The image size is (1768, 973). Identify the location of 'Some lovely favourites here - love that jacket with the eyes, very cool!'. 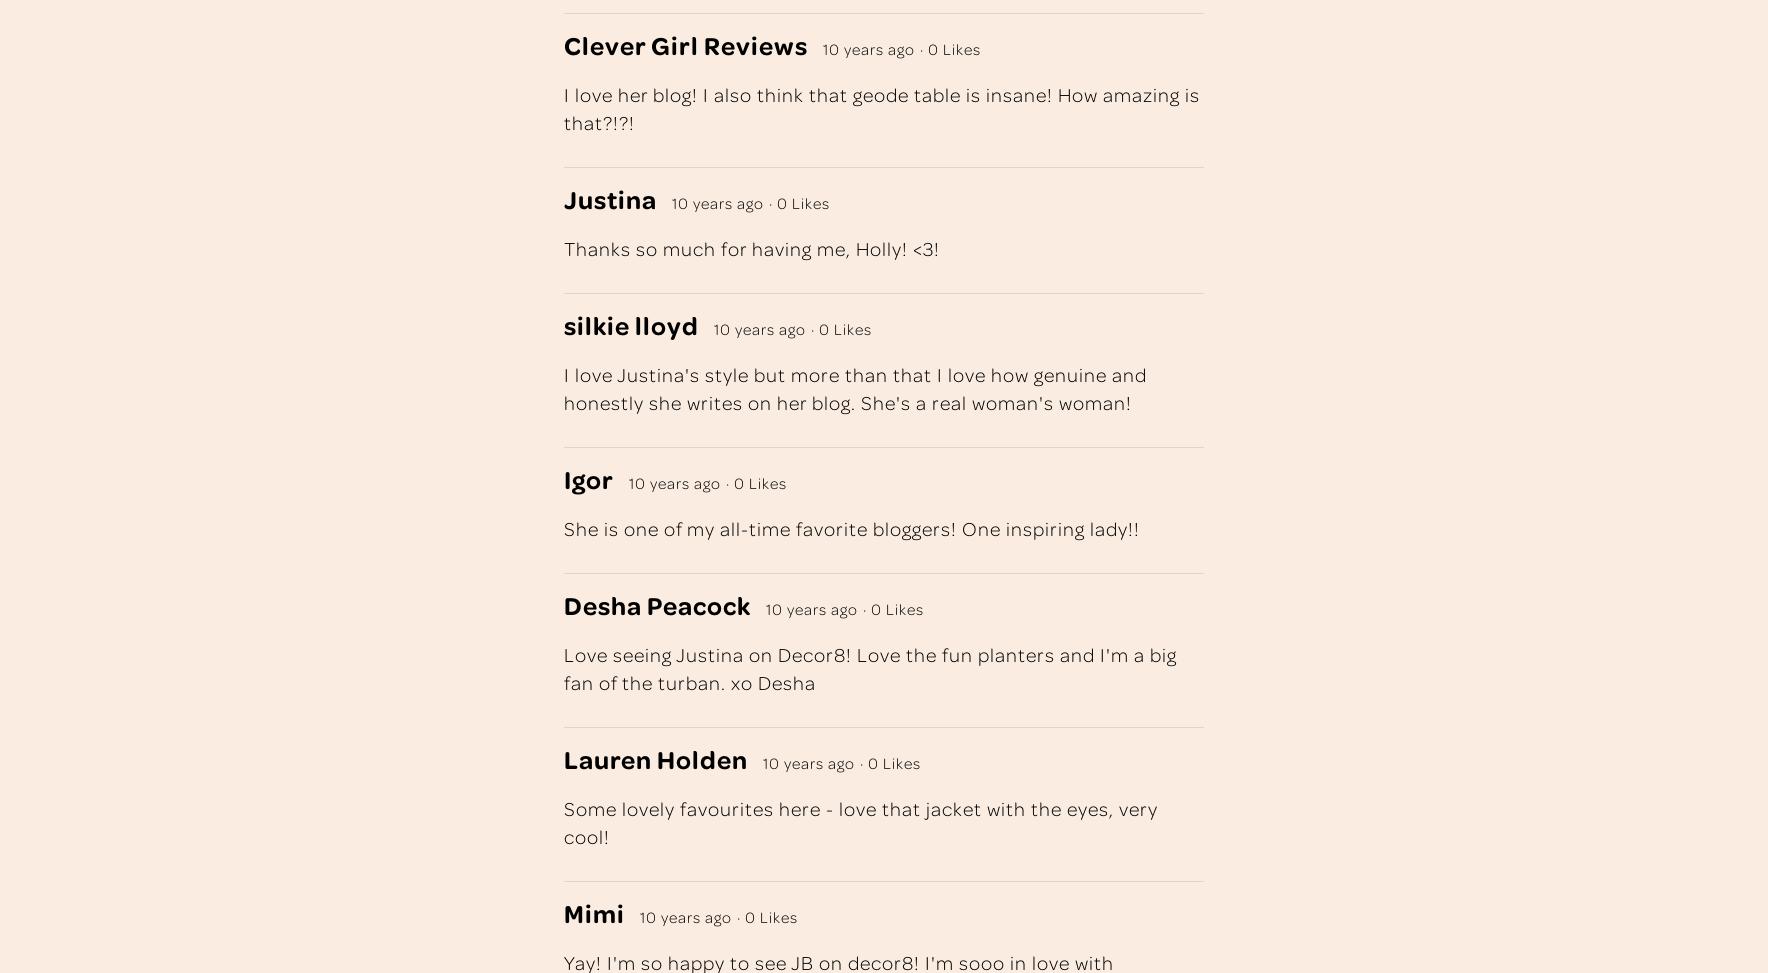
(861, 820).